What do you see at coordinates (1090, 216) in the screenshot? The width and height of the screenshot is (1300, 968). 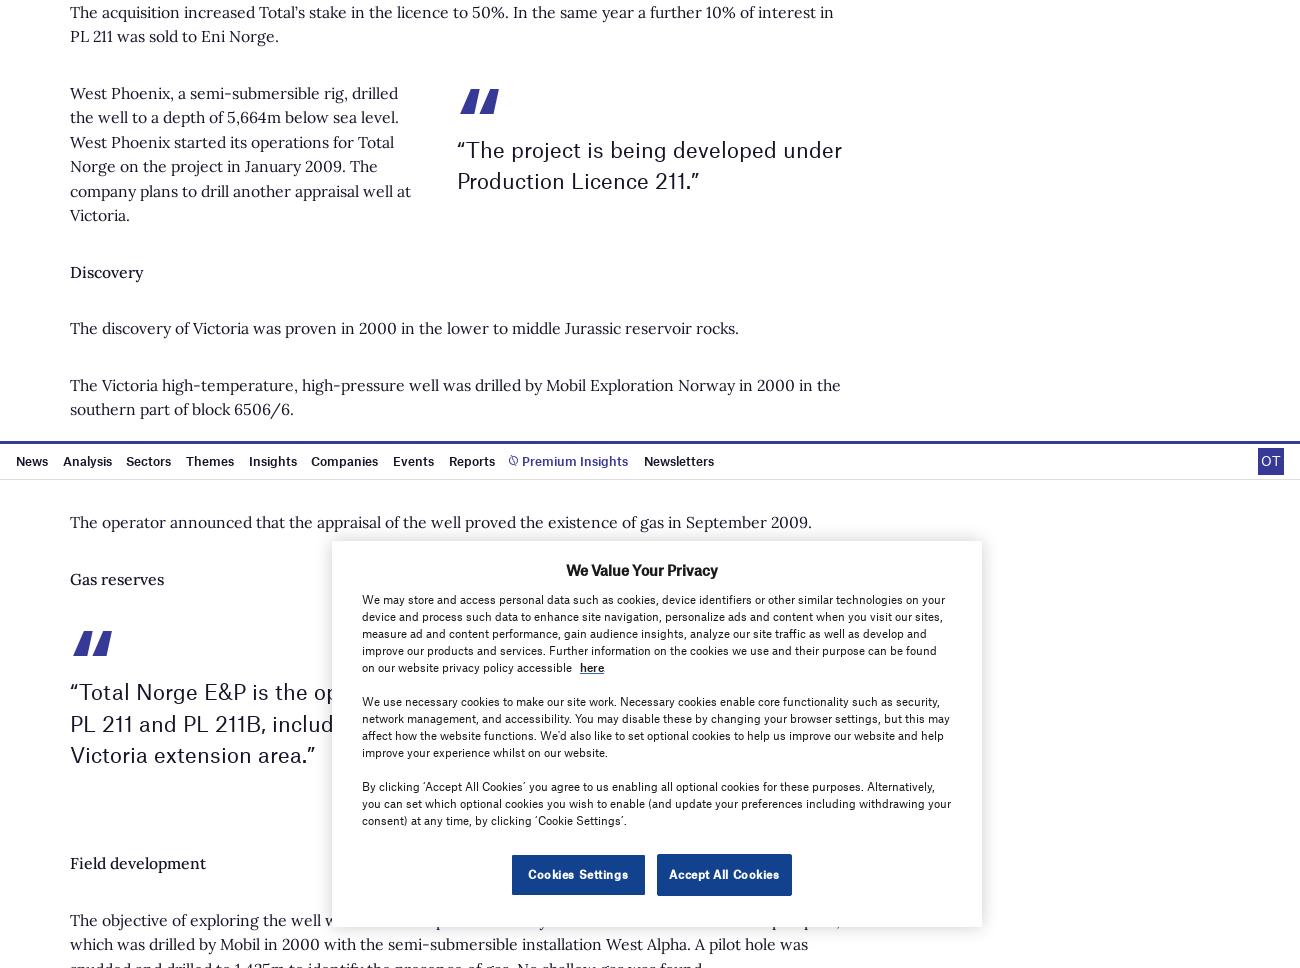 I see `'Privacy policy'` at bounding box center [1090, 216].